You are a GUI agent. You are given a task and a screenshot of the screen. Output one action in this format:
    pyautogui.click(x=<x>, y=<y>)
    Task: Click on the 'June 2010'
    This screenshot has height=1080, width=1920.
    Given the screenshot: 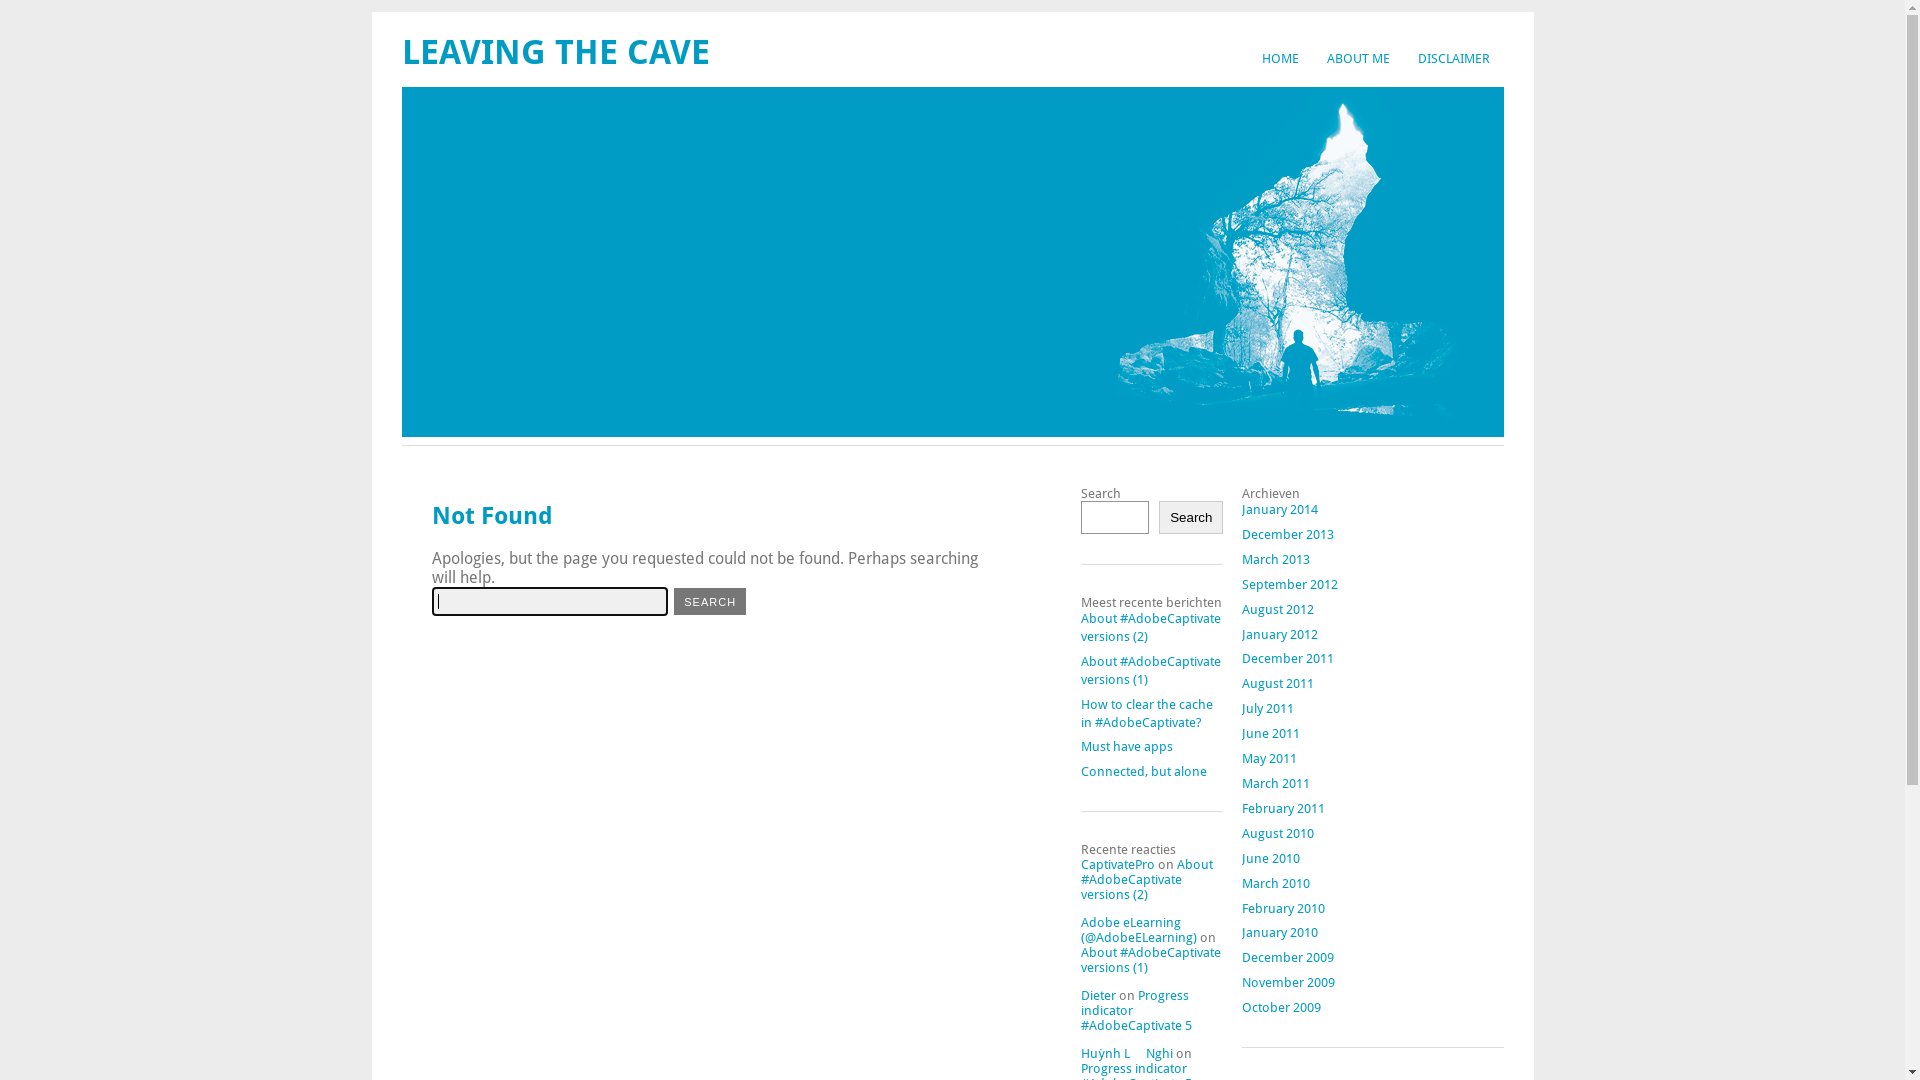 What is the action you would take?
    pyautogui.click(x=1270, y=857)
    